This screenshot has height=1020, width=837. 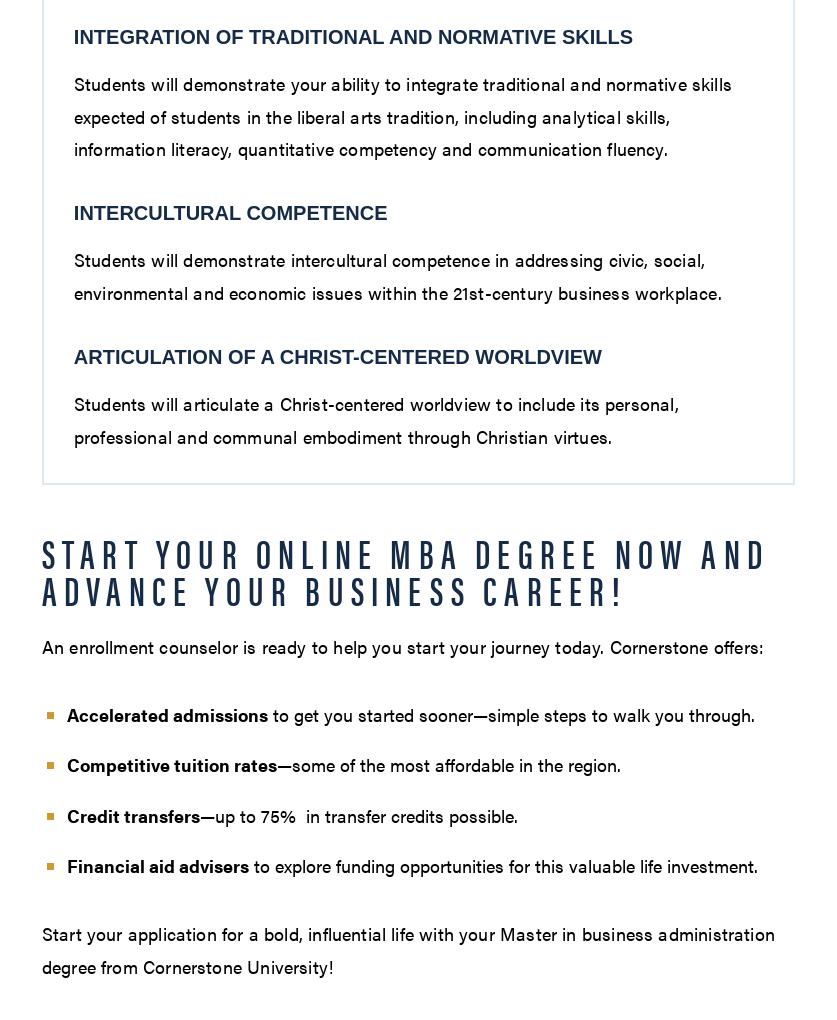 What do you see at coordinates (352, 36) in the screenshot?
I see `'Integration of Traditional and Normative Skills'` at bounding box center [352, 36].